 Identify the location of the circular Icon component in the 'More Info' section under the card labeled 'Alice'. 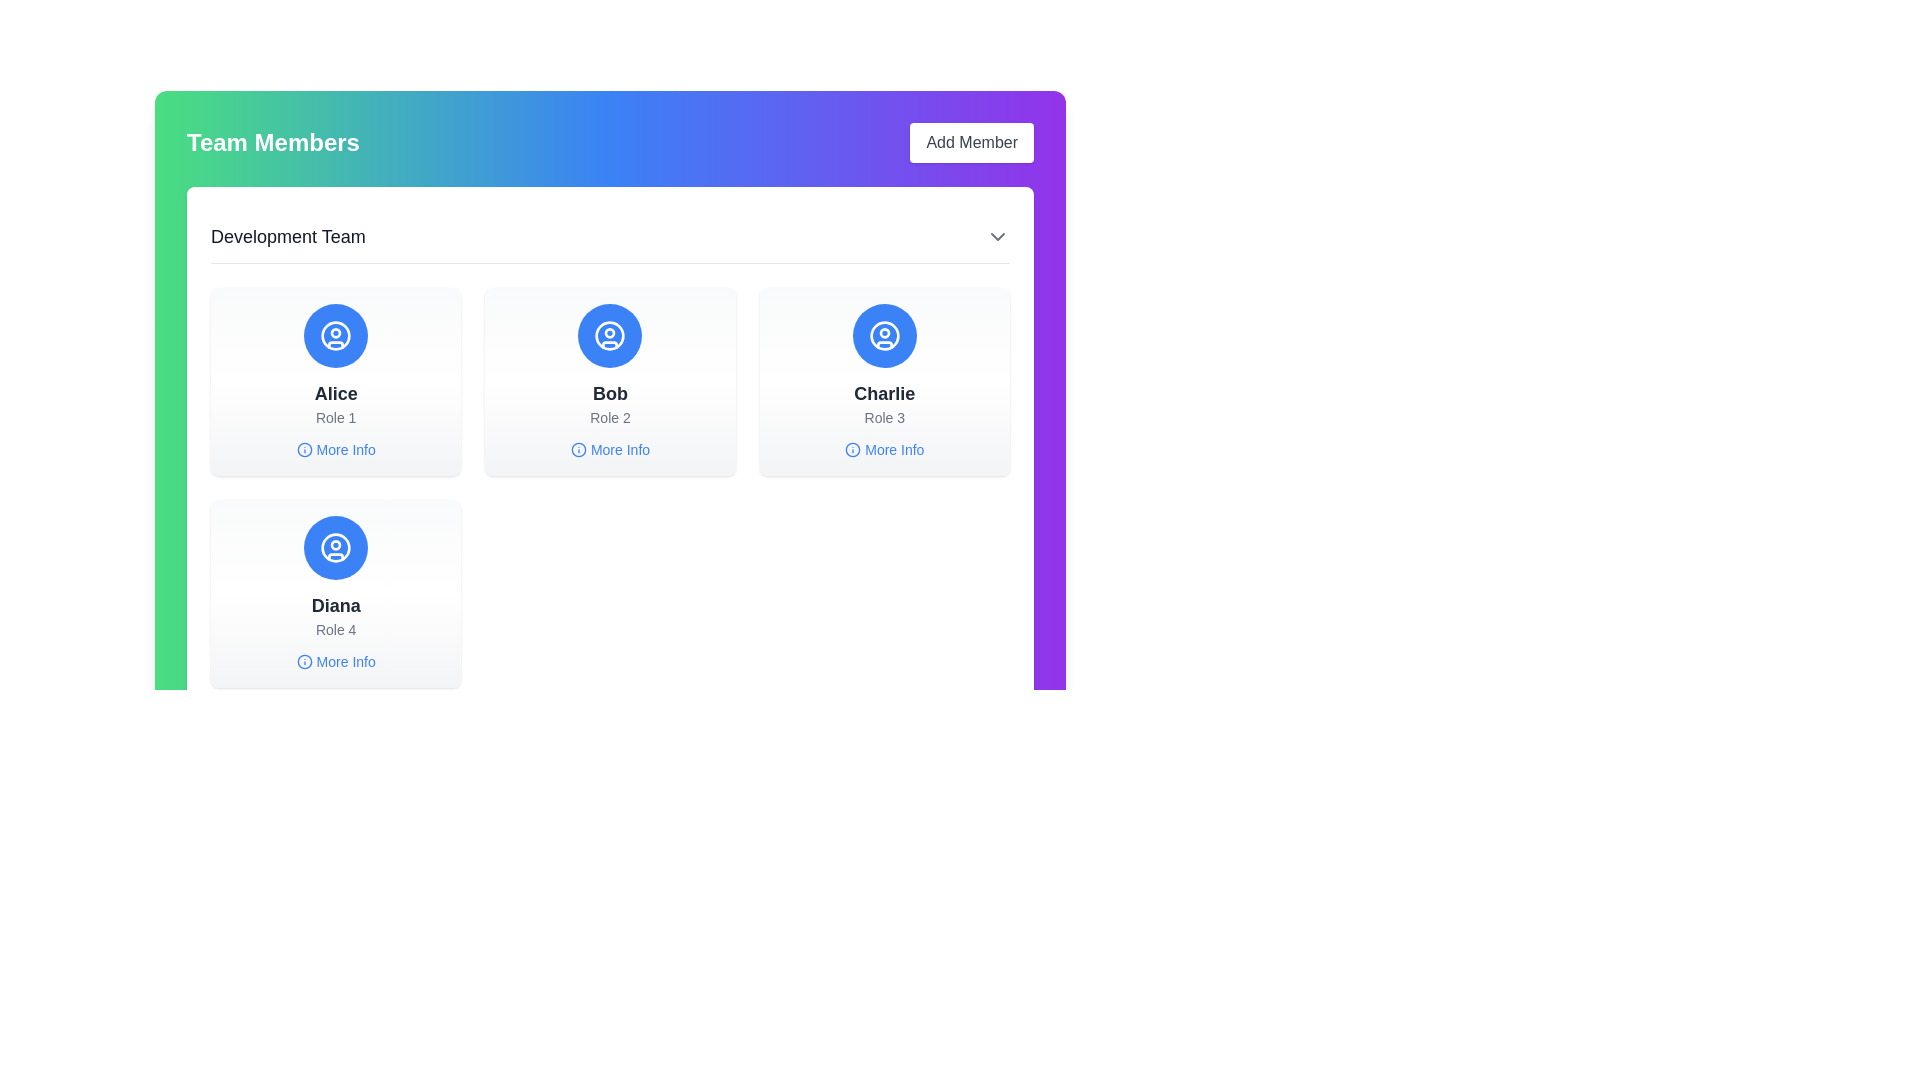
(303, 450).